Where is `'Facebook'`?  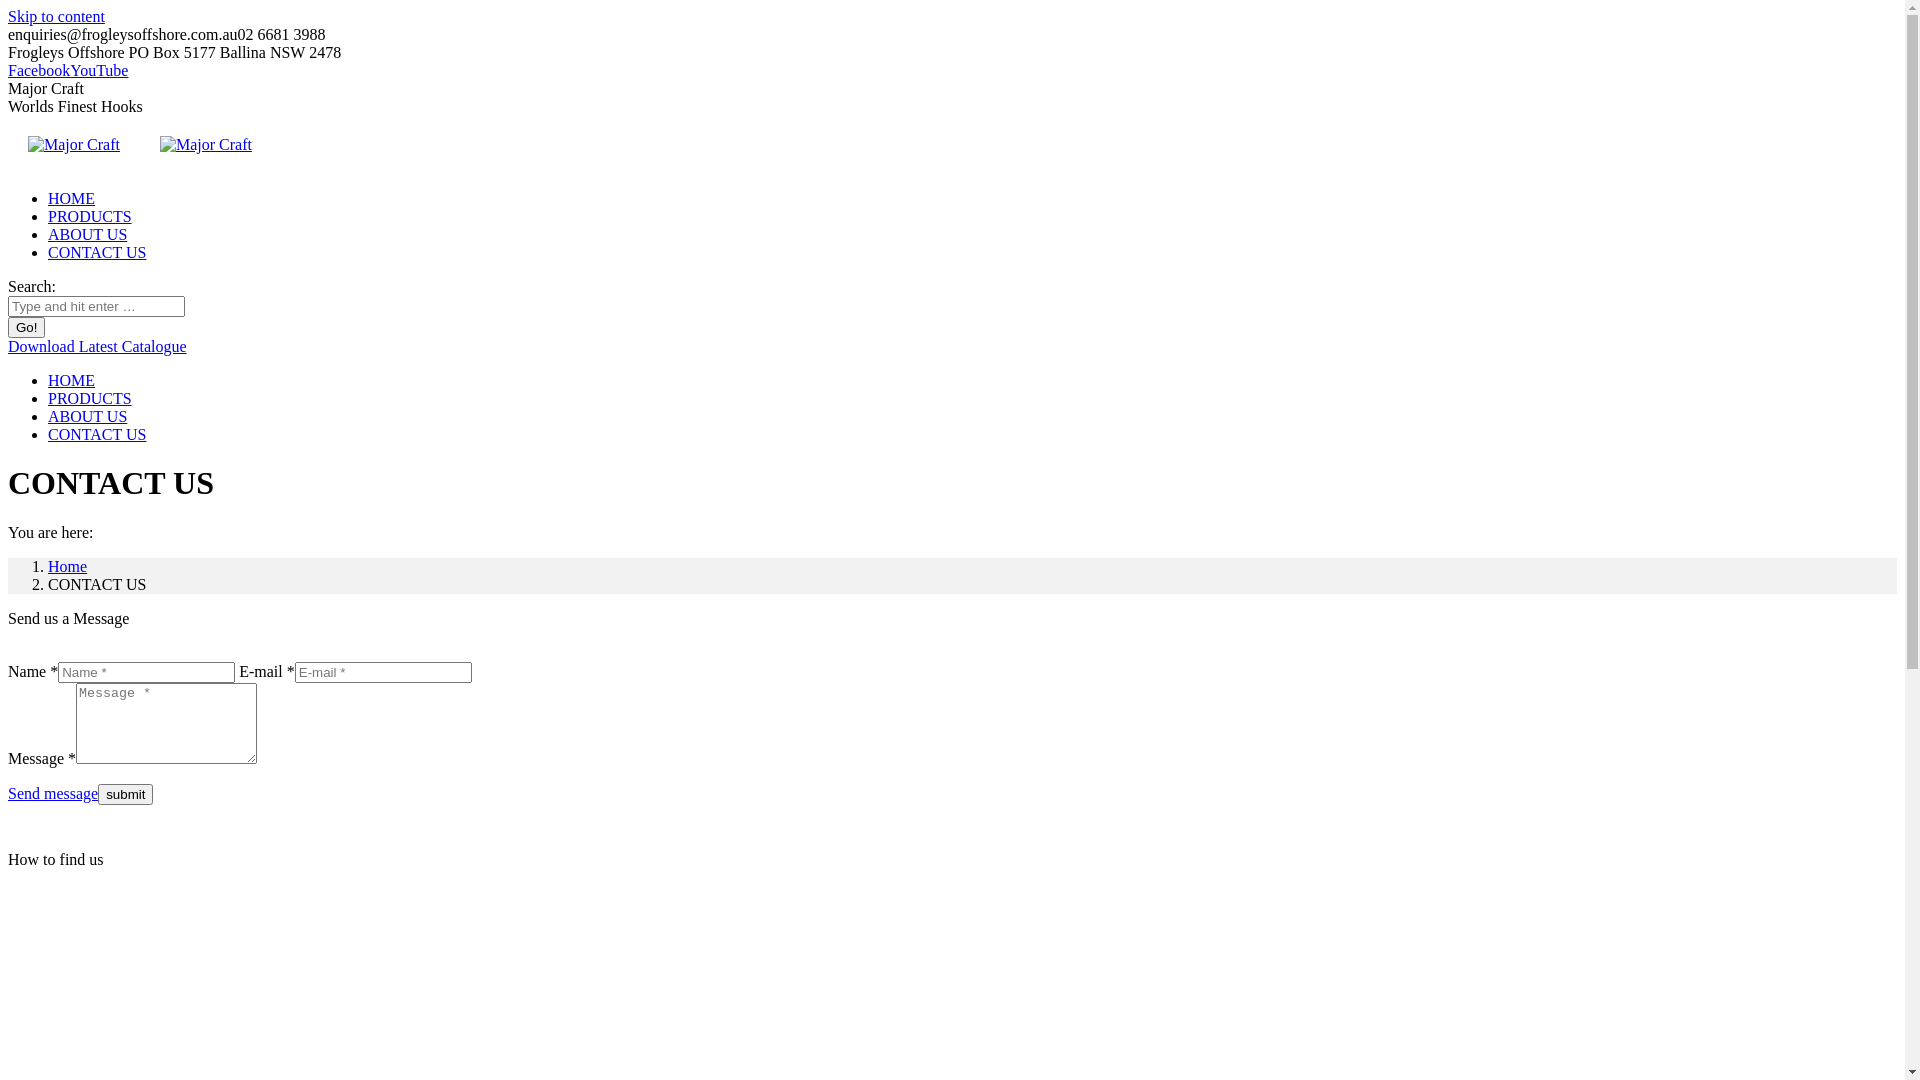
'Facebook' is located at coordinates (38, 69).